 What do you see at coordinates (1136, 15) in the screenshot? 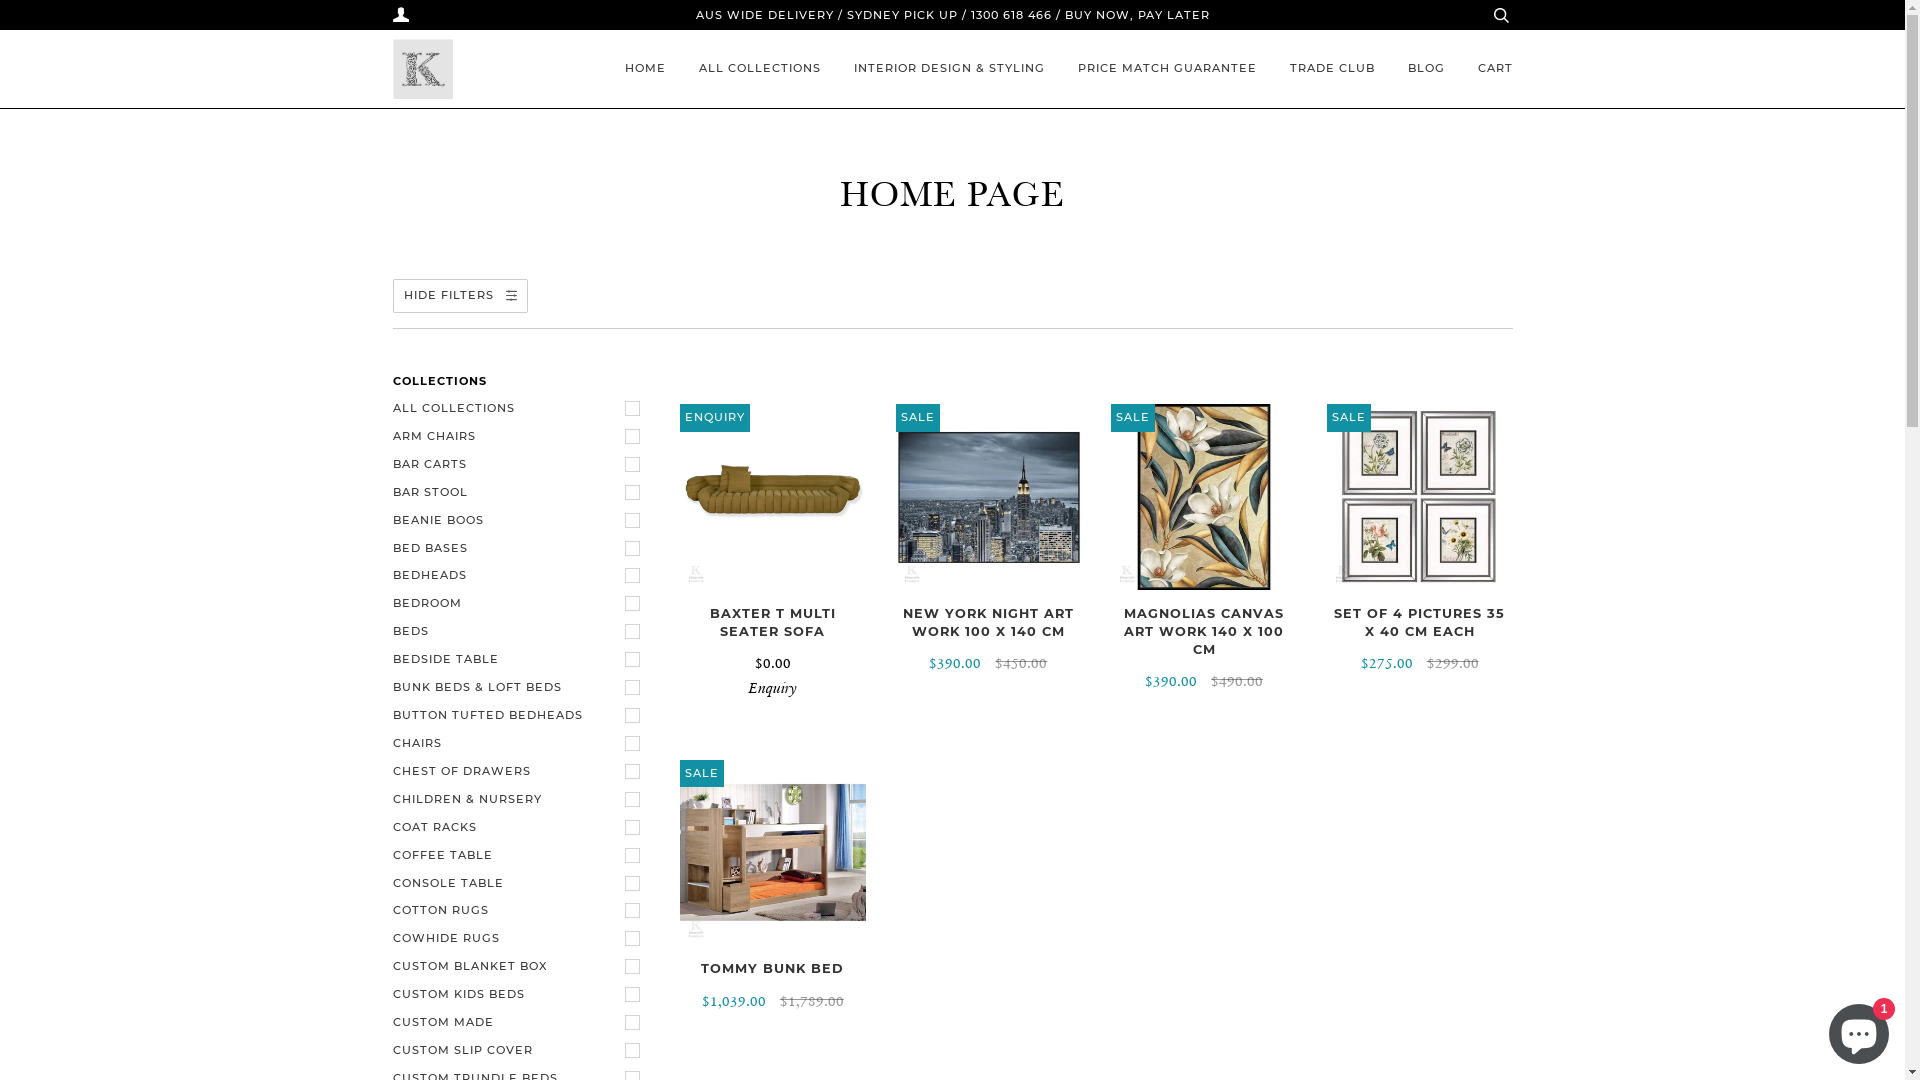
I see `'BUY NOW, PAY LATER'` at bounding box center [1136, 15].